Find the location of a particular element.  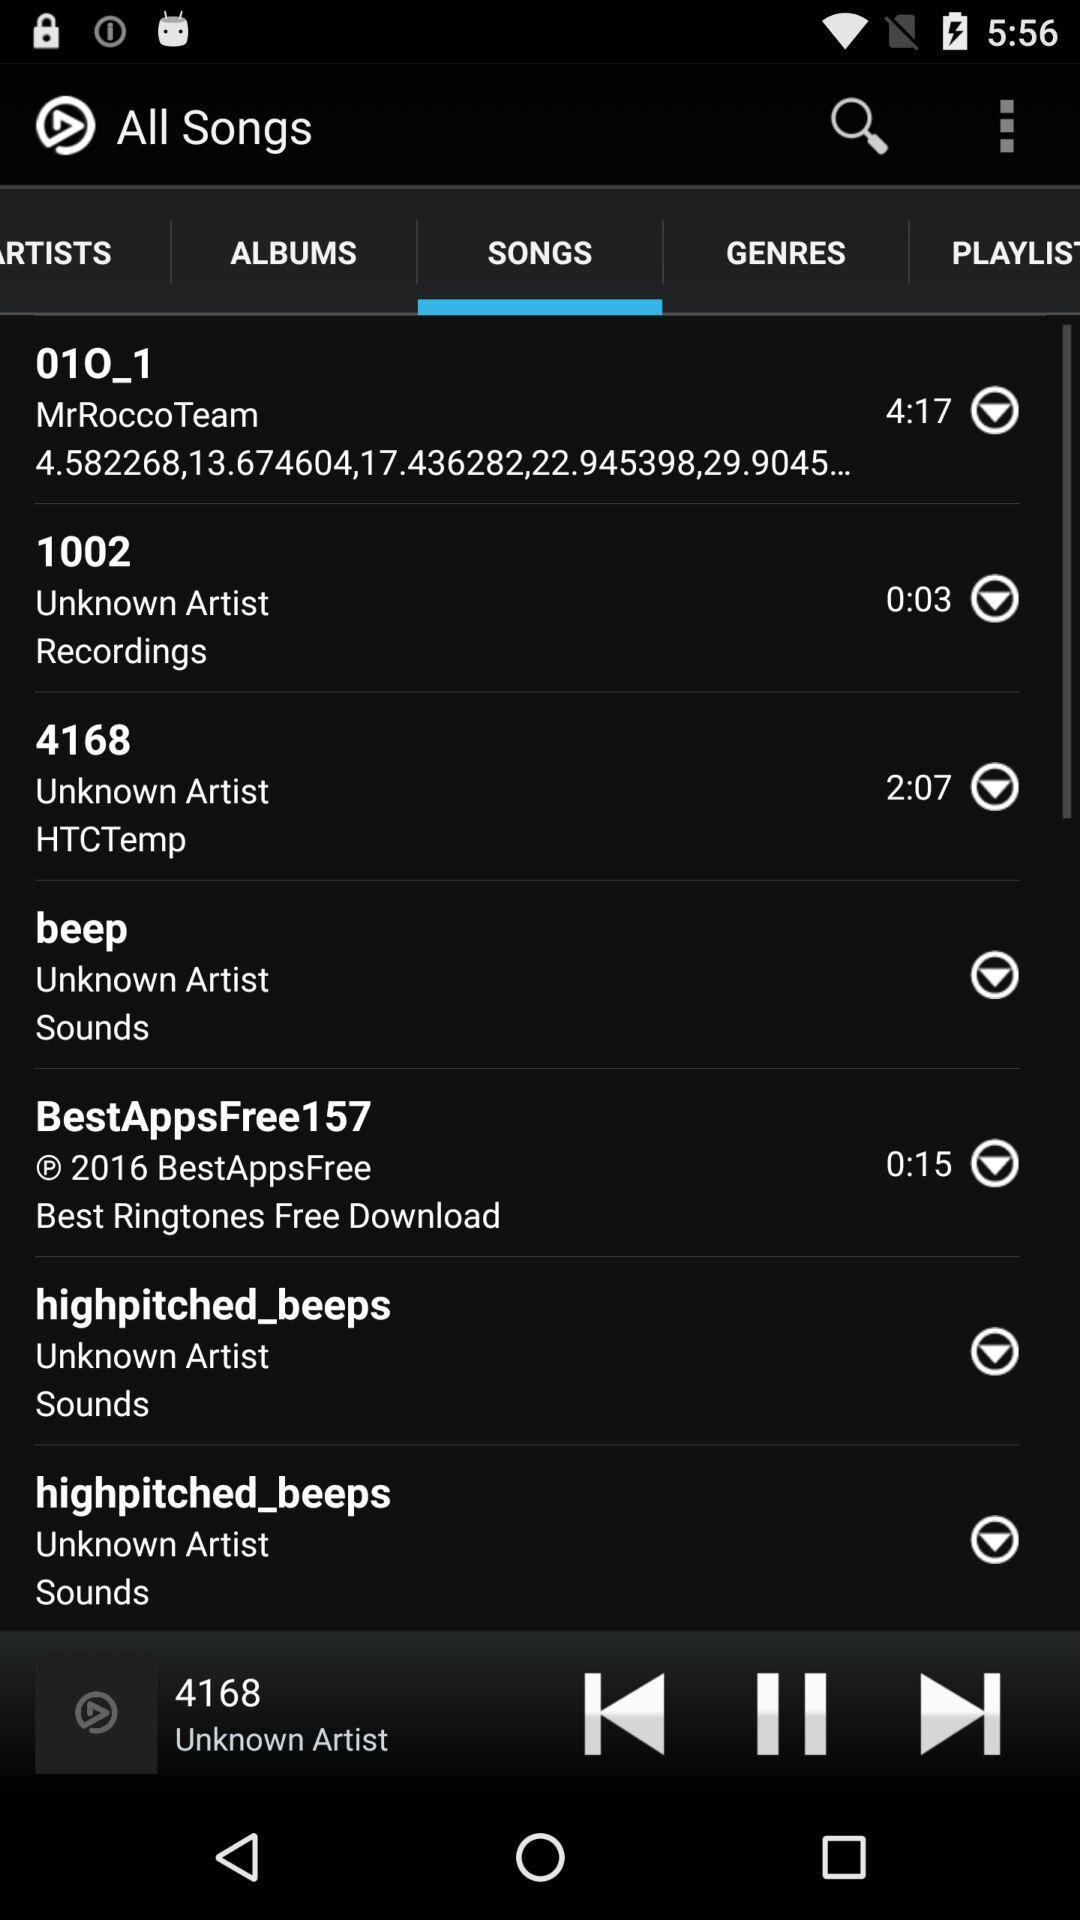

the pause icon is located at coordinates (790, 1832).